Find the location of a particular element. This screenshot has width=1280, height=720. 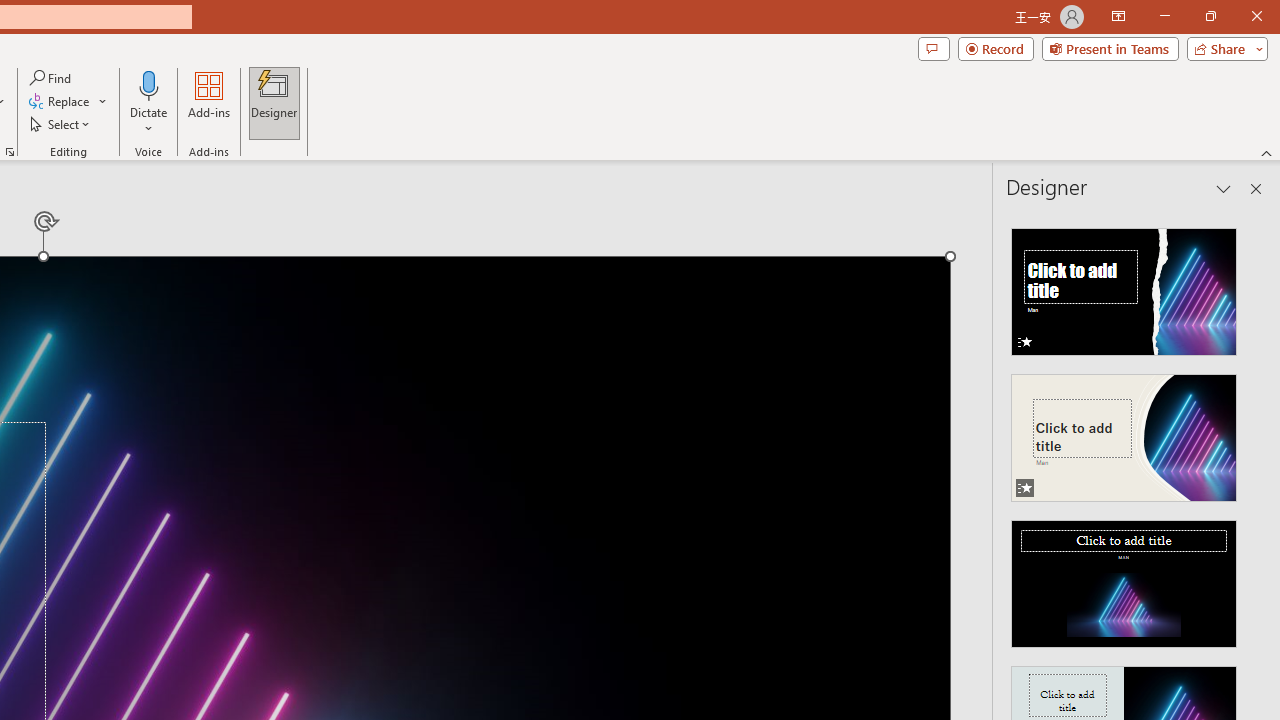

'Collapse the Ribbon' is located at coordinates (1266, 152).